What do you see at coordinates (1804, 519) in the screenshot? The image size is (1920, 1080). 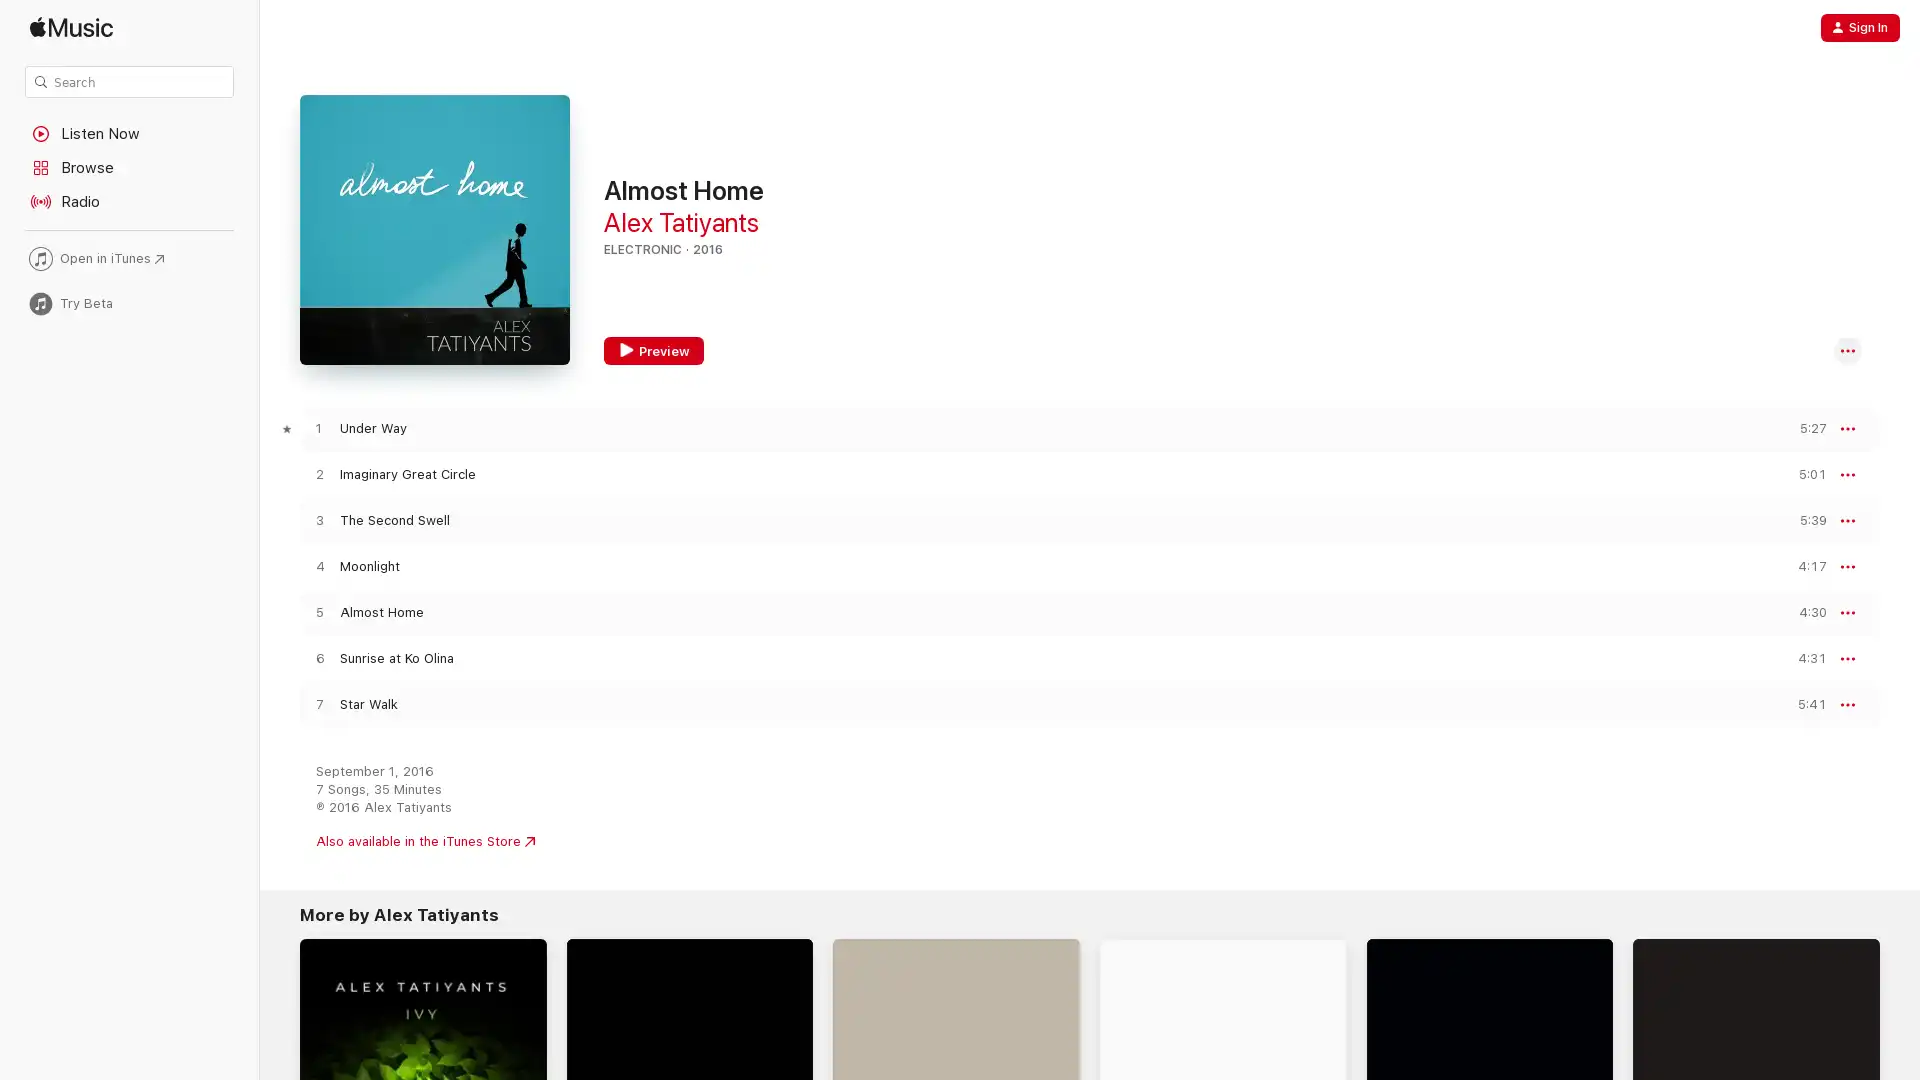 I see `Preview` at bounding box center [1804, 519].